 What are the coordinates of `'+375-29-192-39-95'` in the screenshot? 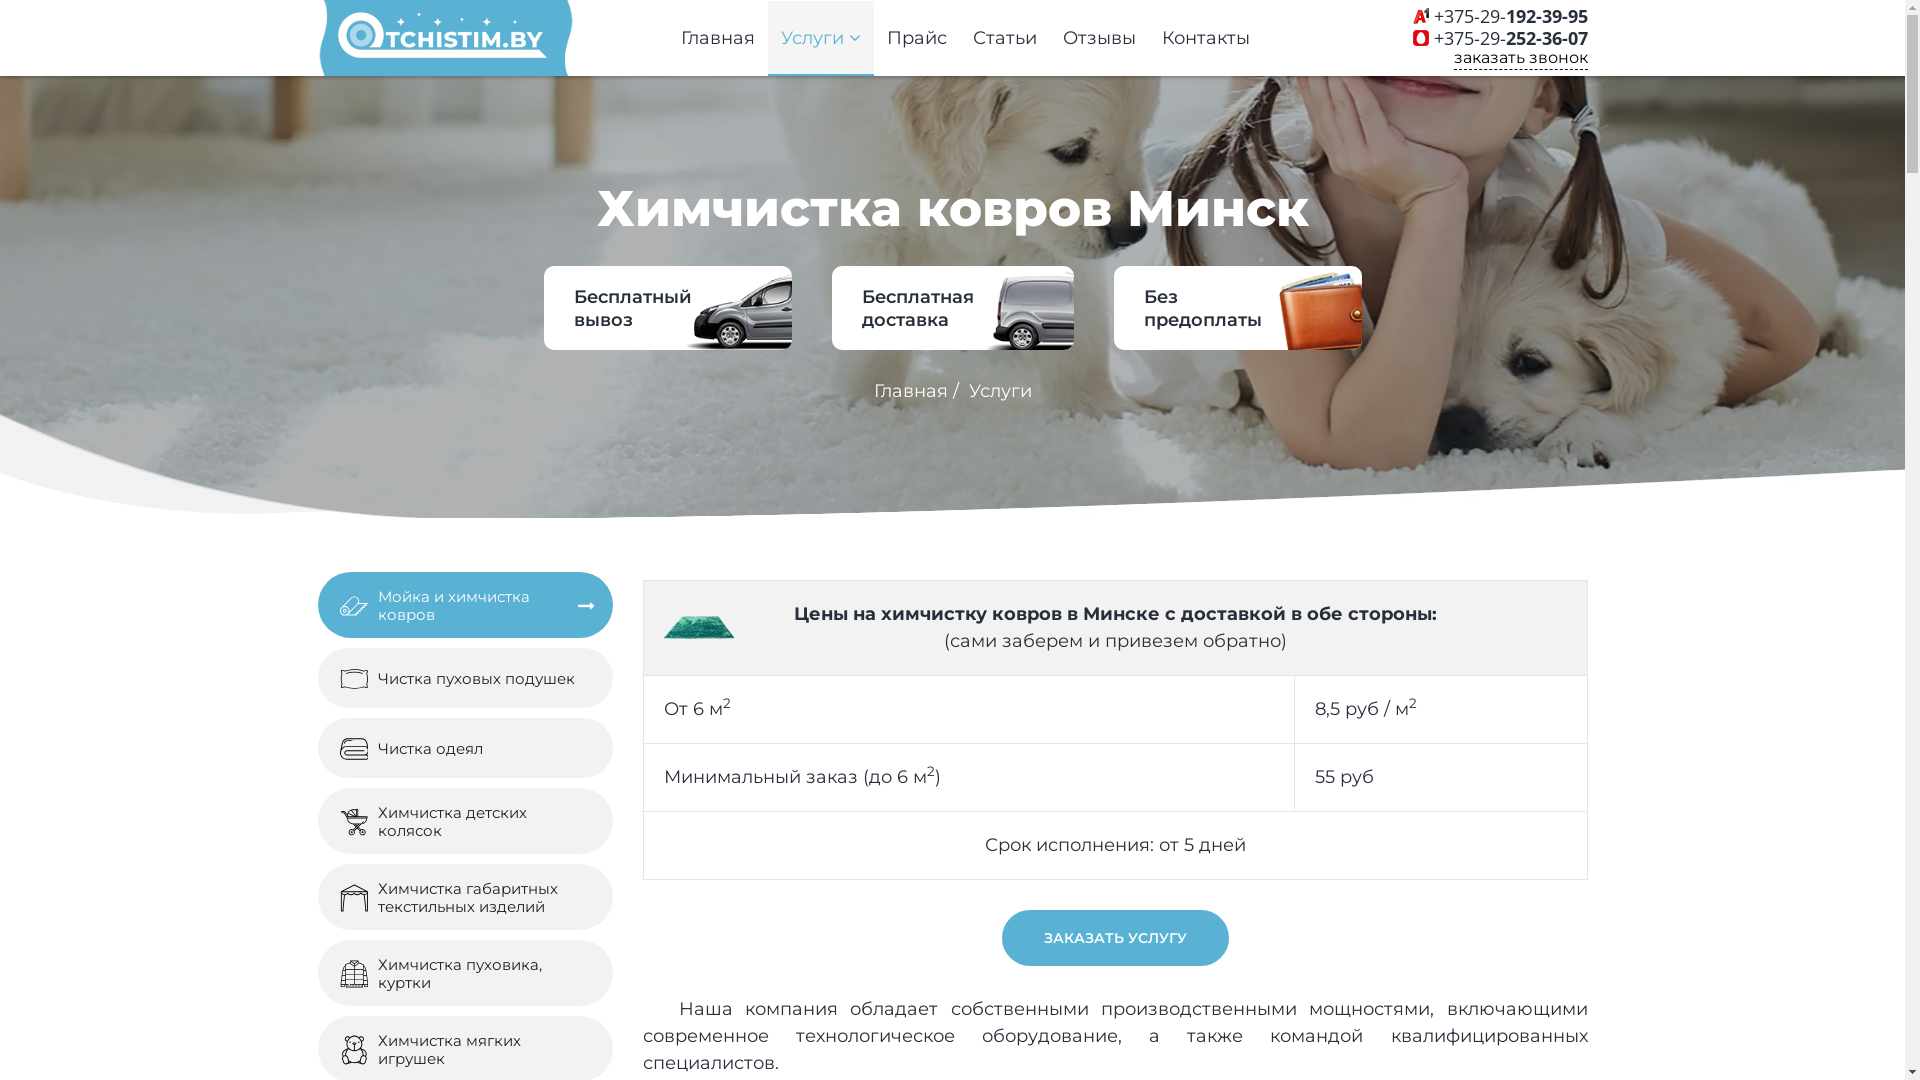 It's located at (1511, 15).